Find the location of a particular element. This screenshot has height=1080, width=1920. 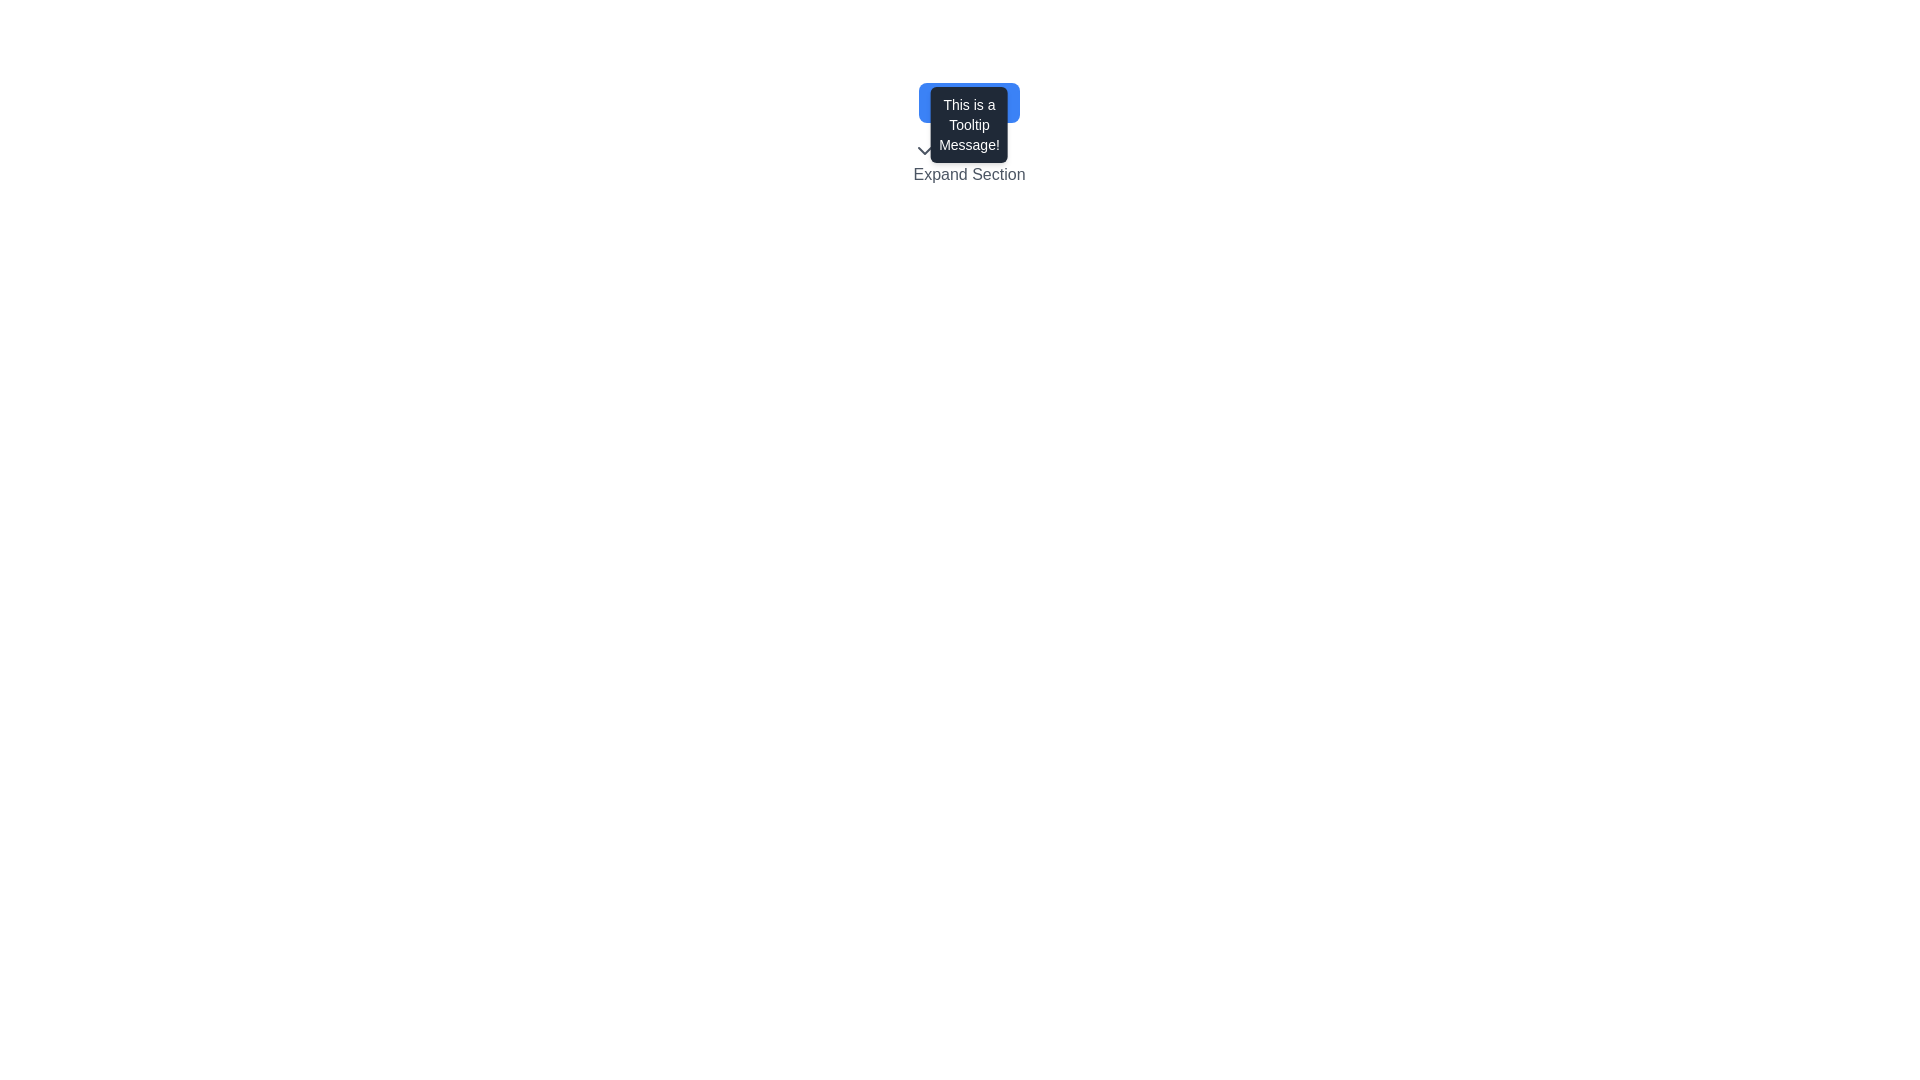

the content of the tooltip that shows the message 'This is a Tooltip Message!' which appears when hovering over the 'Hover Me' button is located at coordinates (969, 124).